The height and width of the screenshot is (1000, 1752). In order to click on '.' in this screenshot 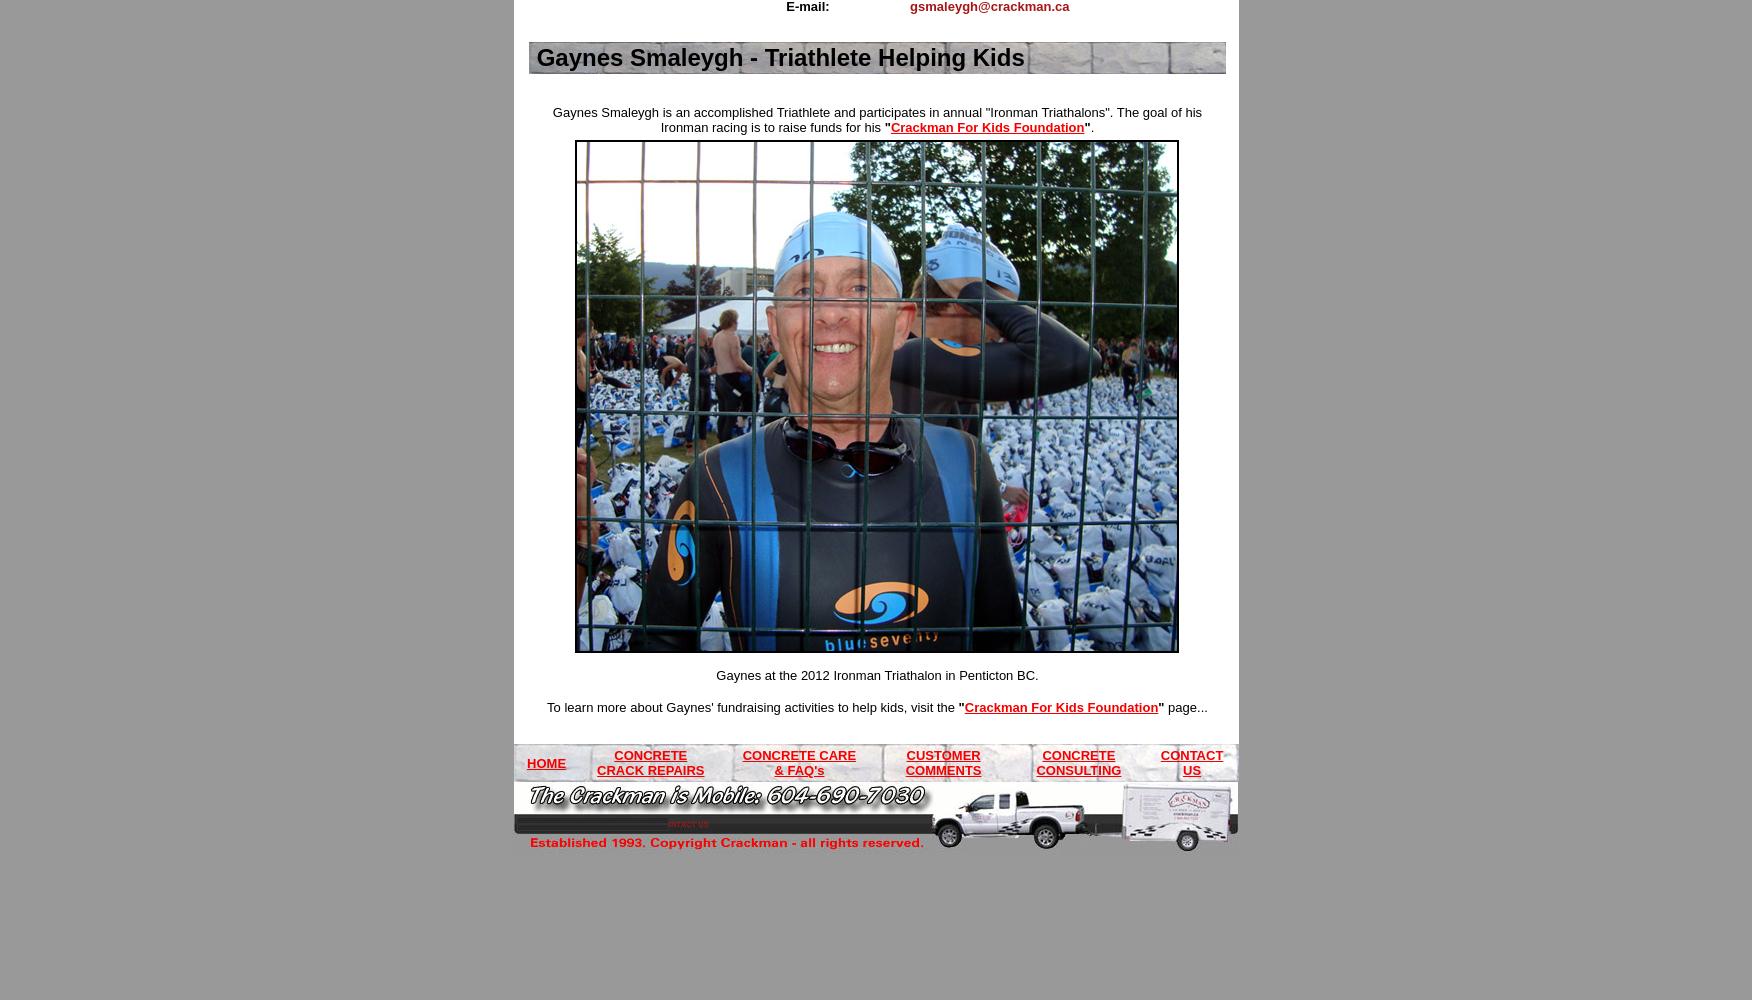, I will do `click(1089, 127)`.